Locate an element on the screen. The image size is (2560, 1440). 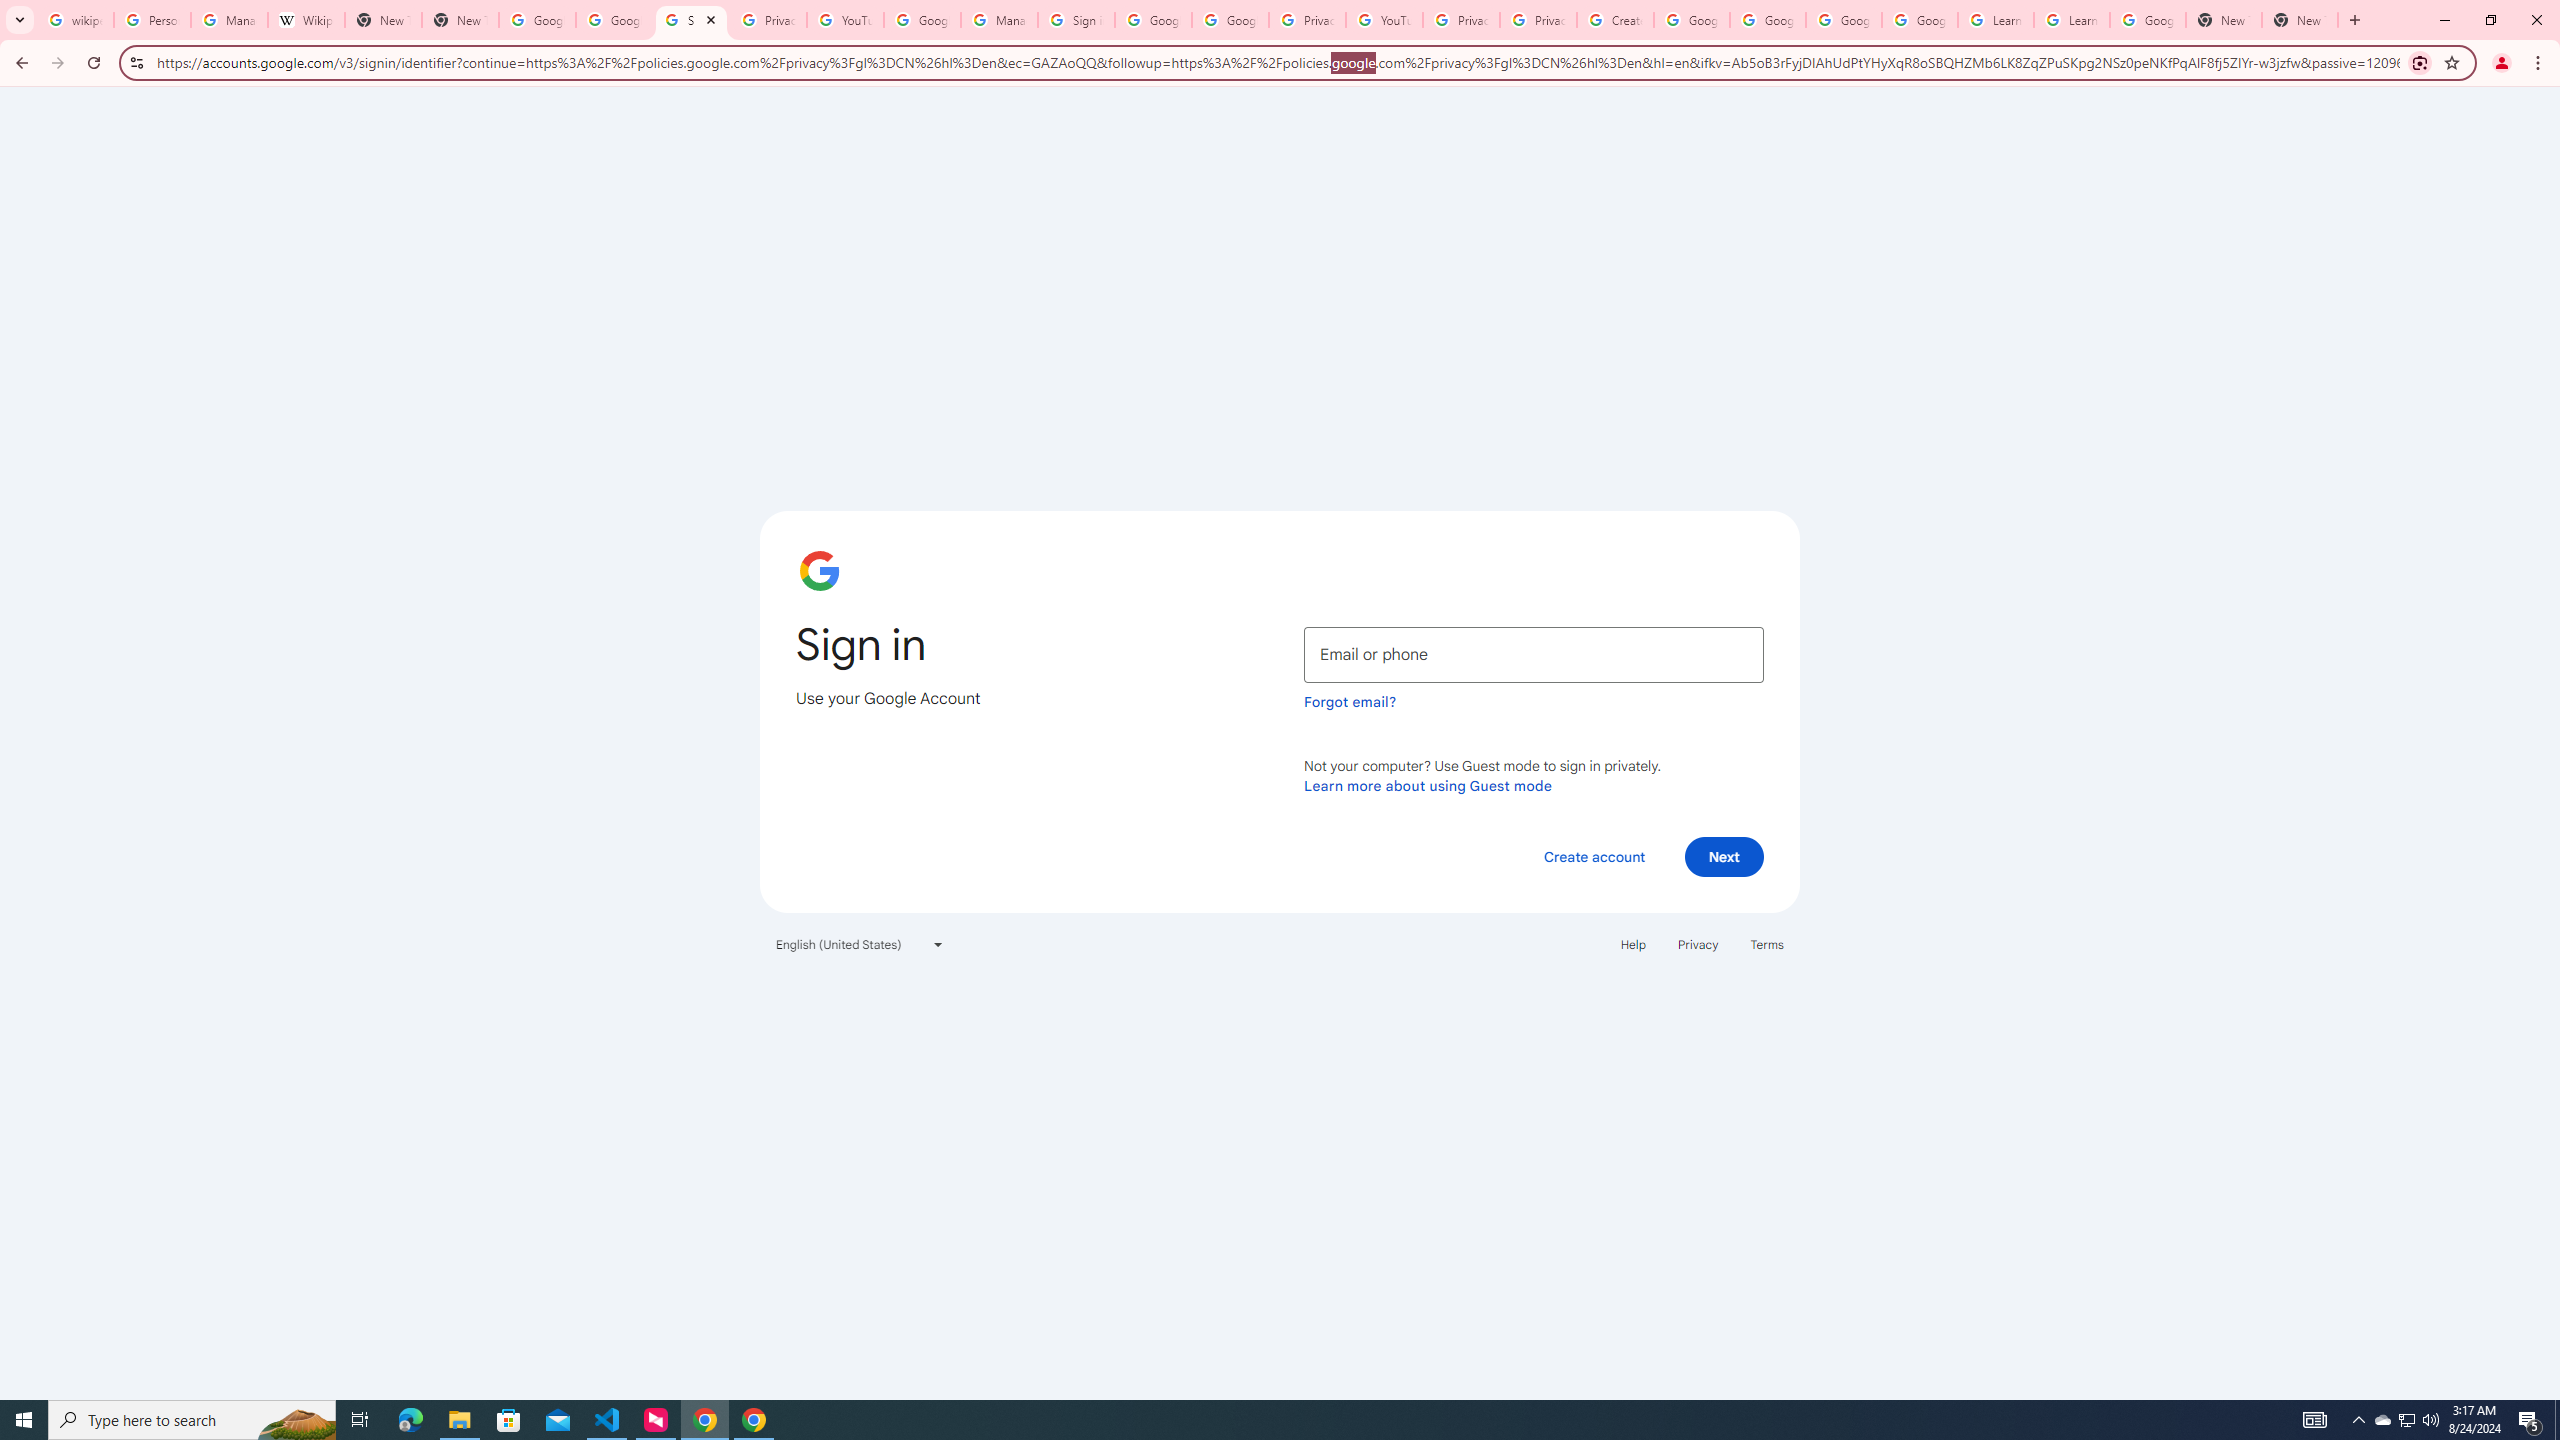
'Create account' is located at coordinates (1593, 855).